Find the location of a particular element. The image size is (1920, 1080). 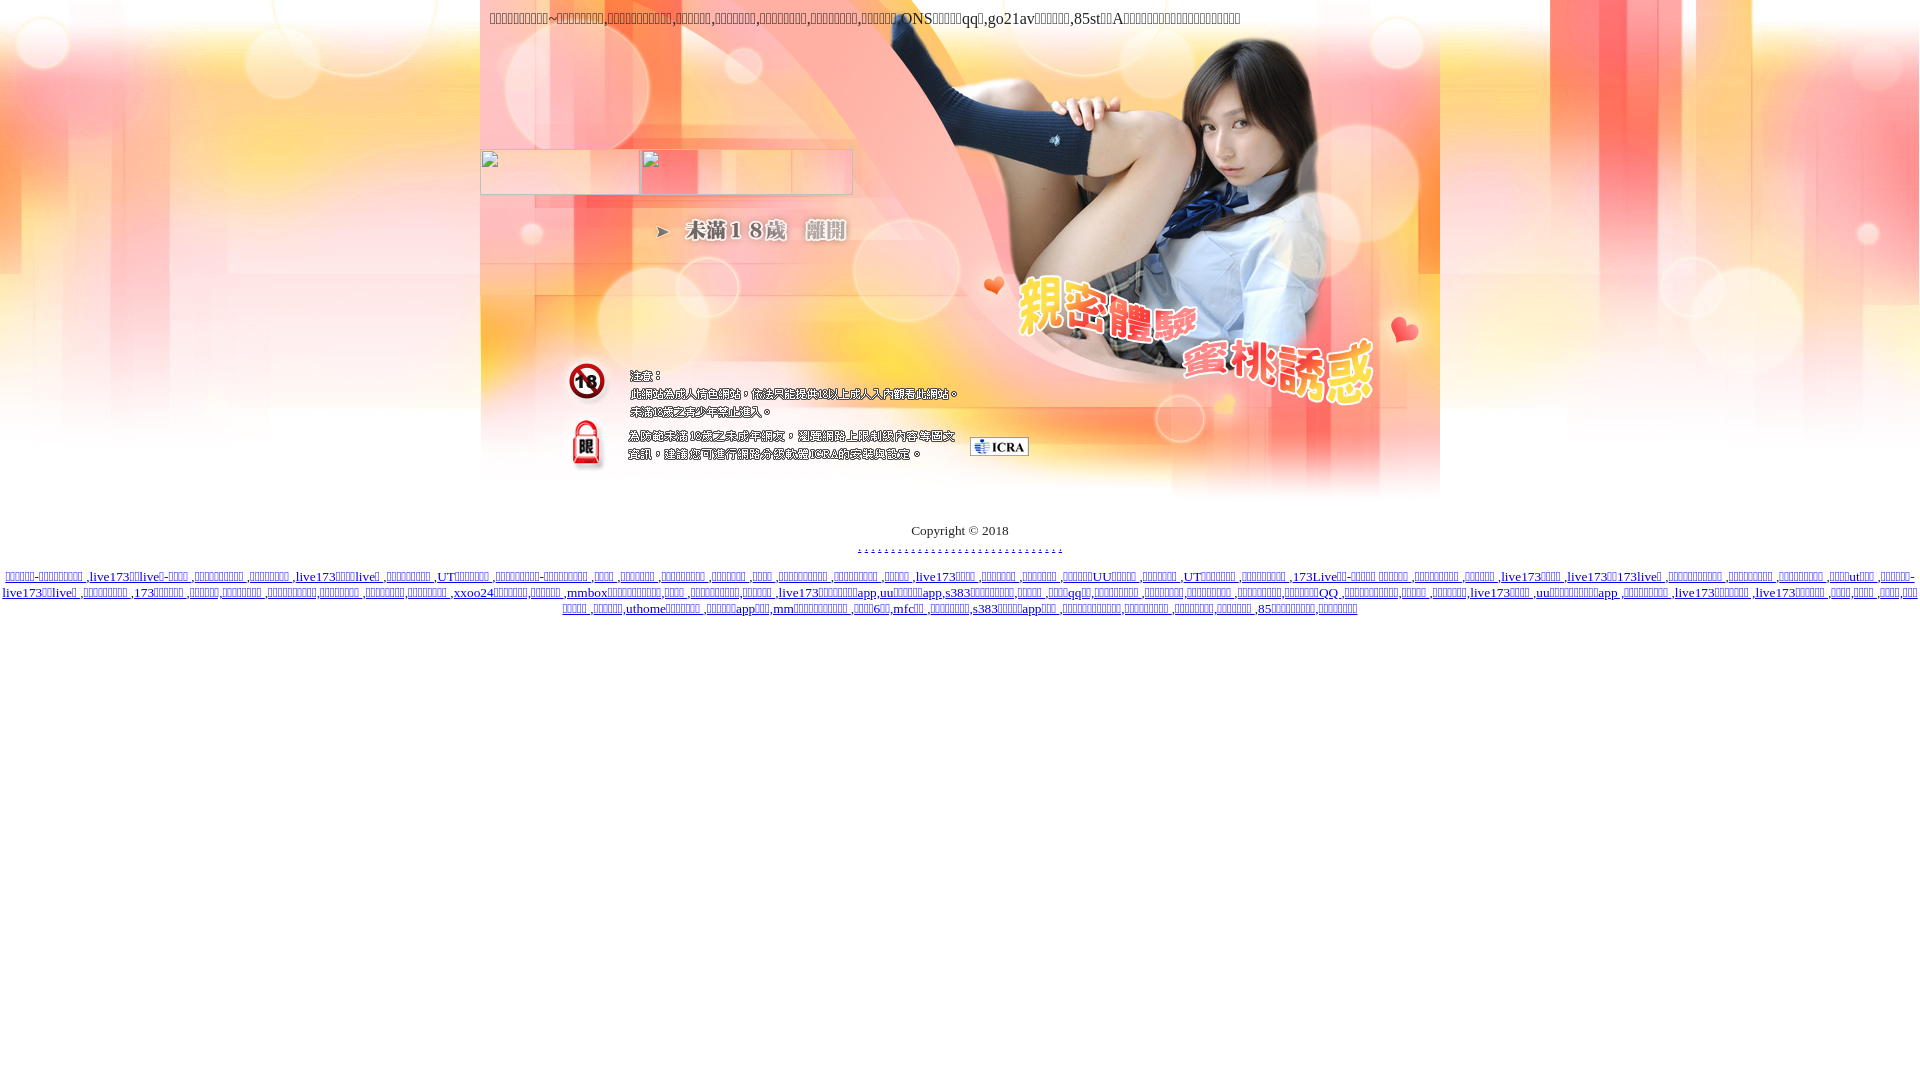

'.' is located at coordinates (1018, 546).